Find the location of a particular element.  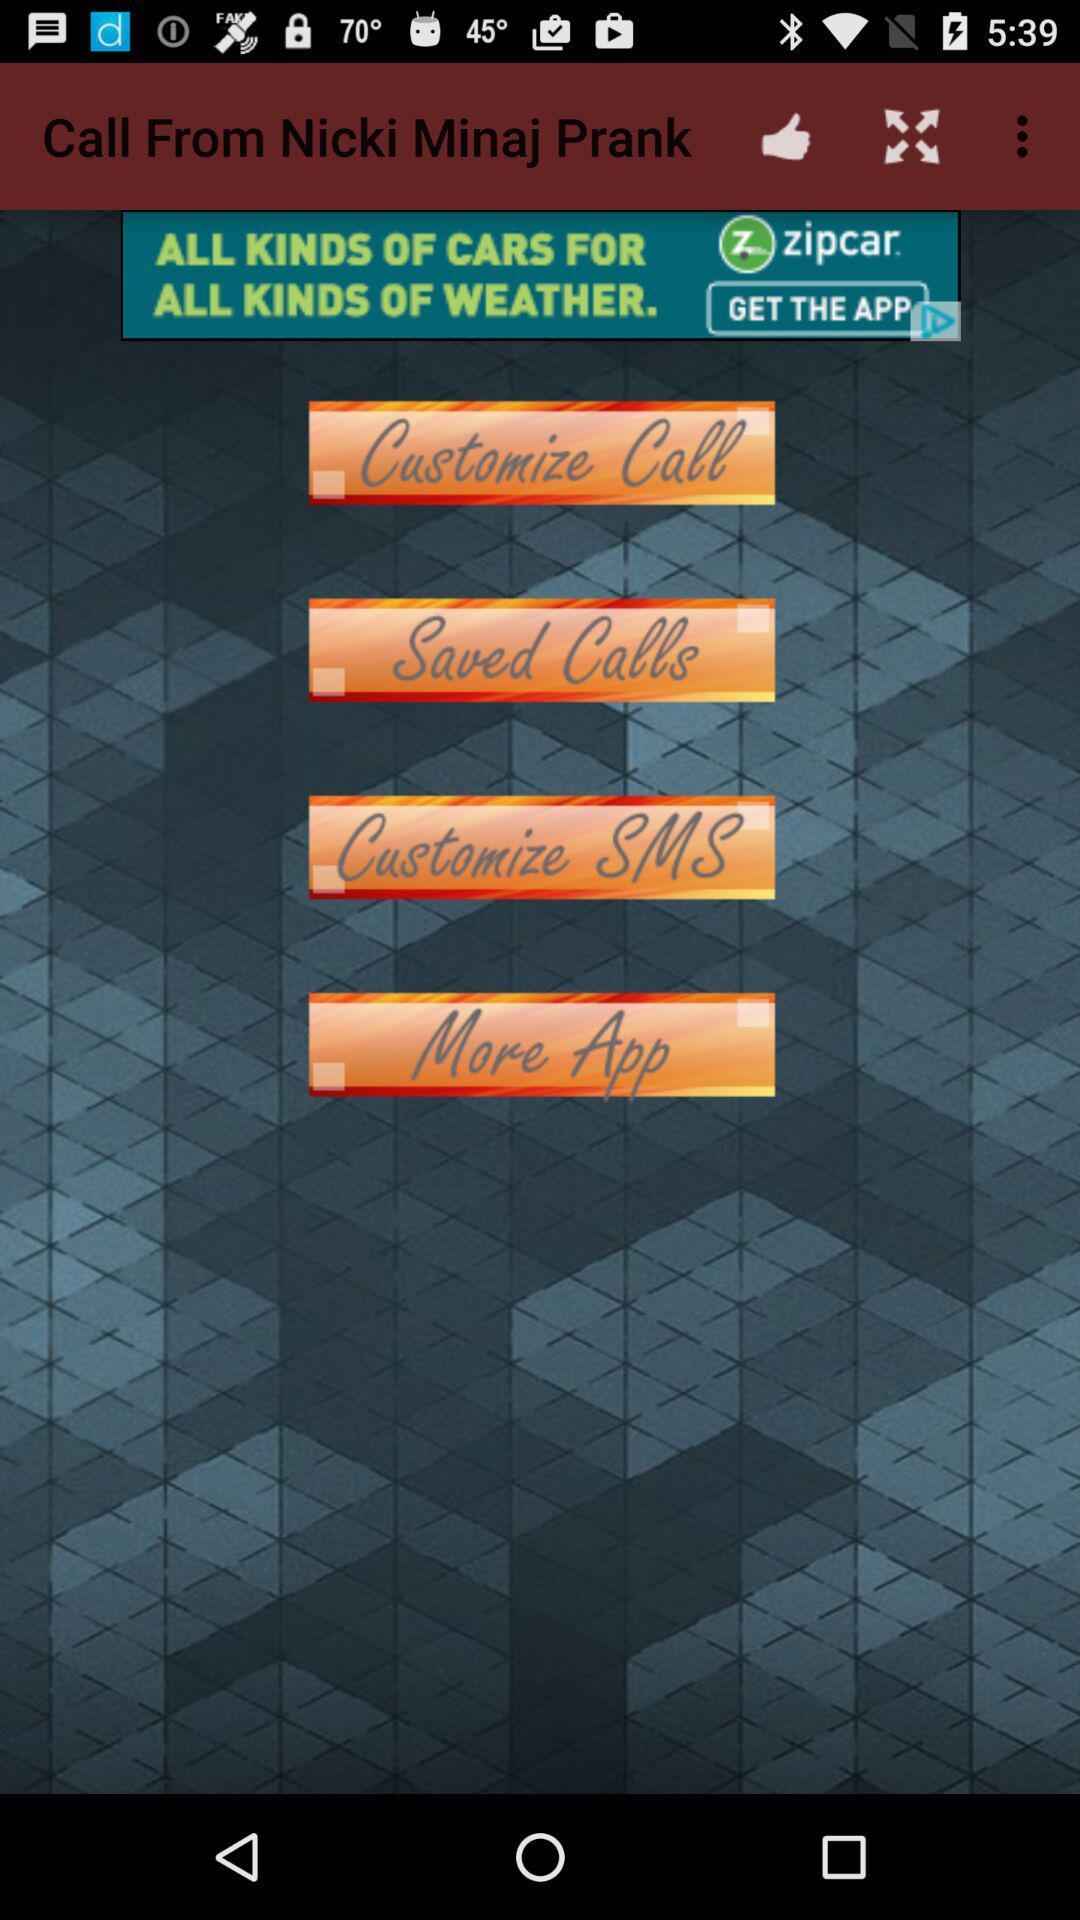

open saved calls is located at coordinates (540, 650).